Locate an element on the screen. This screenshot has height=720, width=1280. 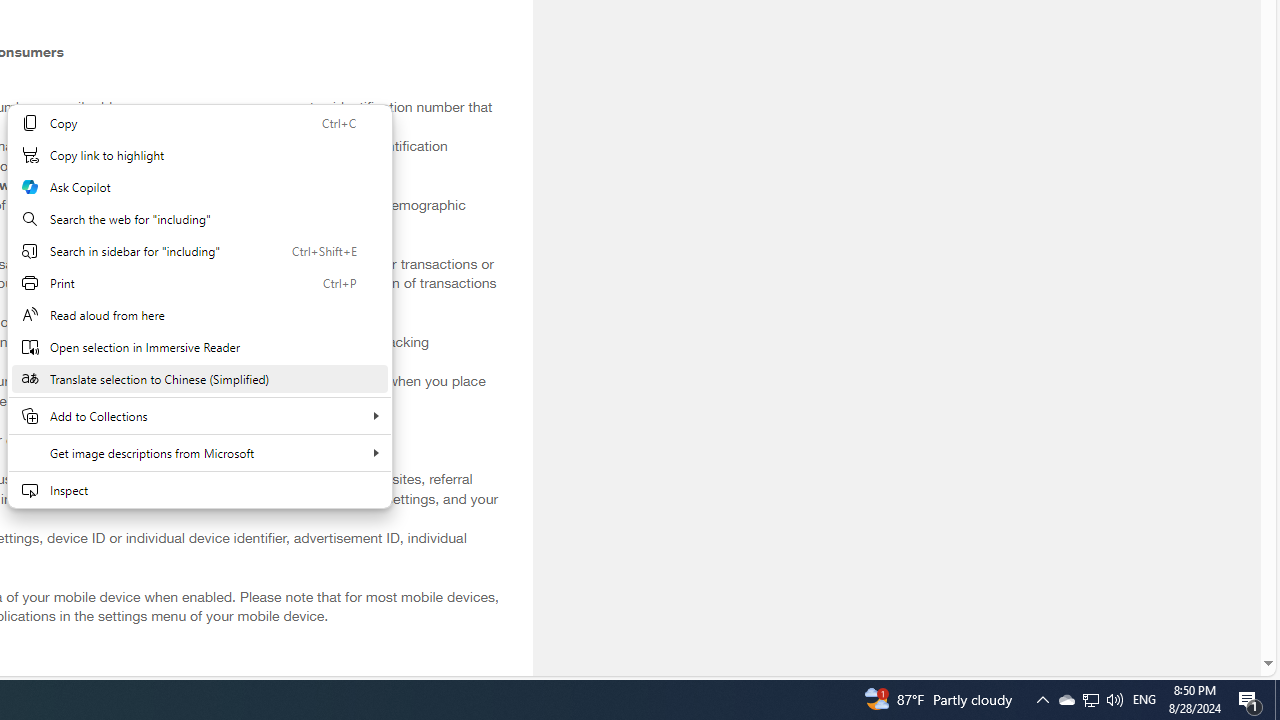
'Copy' is located at coordinates (199, 123).